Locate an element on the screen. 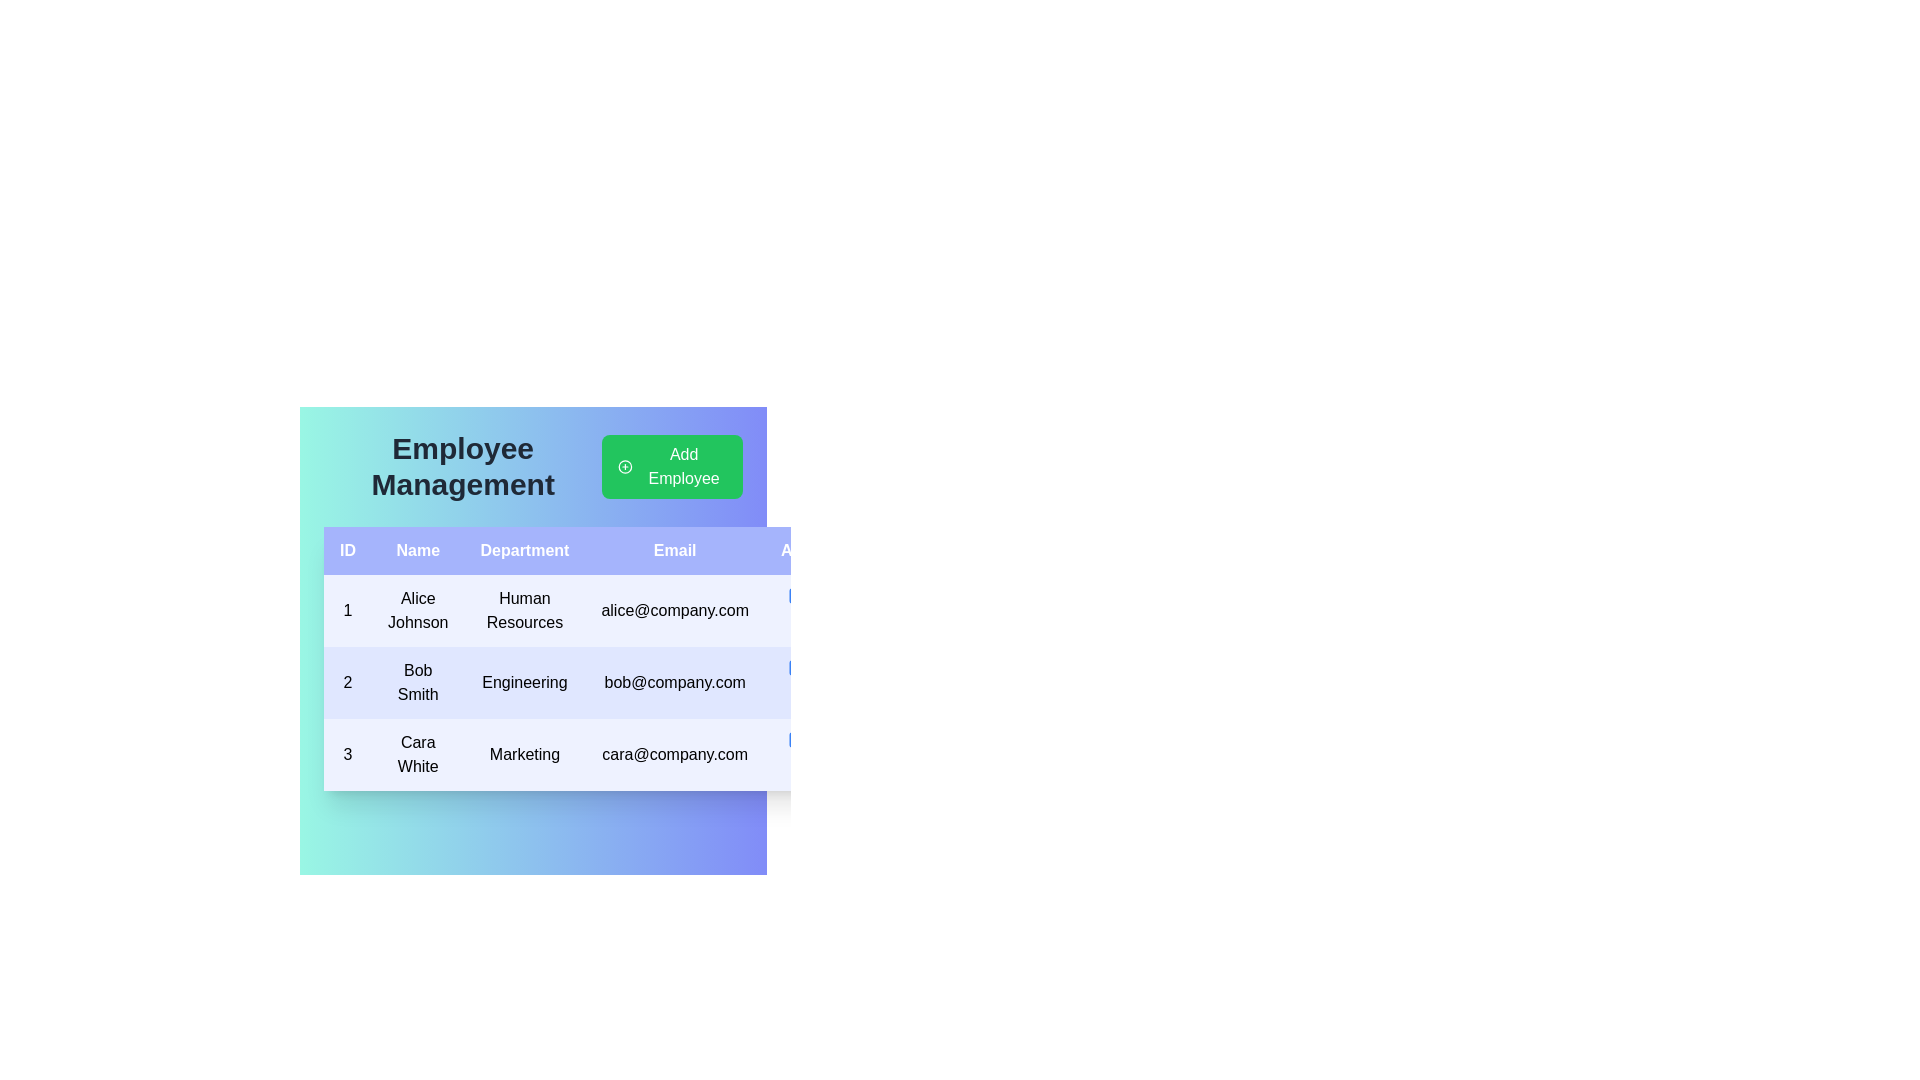 The height and width of the screenshot is (1080, 1920). the 'Employee Management' header section that includes the 'Add Employee' button, which is located near the top of the interface above a data table is located at coordinates (533, 466).